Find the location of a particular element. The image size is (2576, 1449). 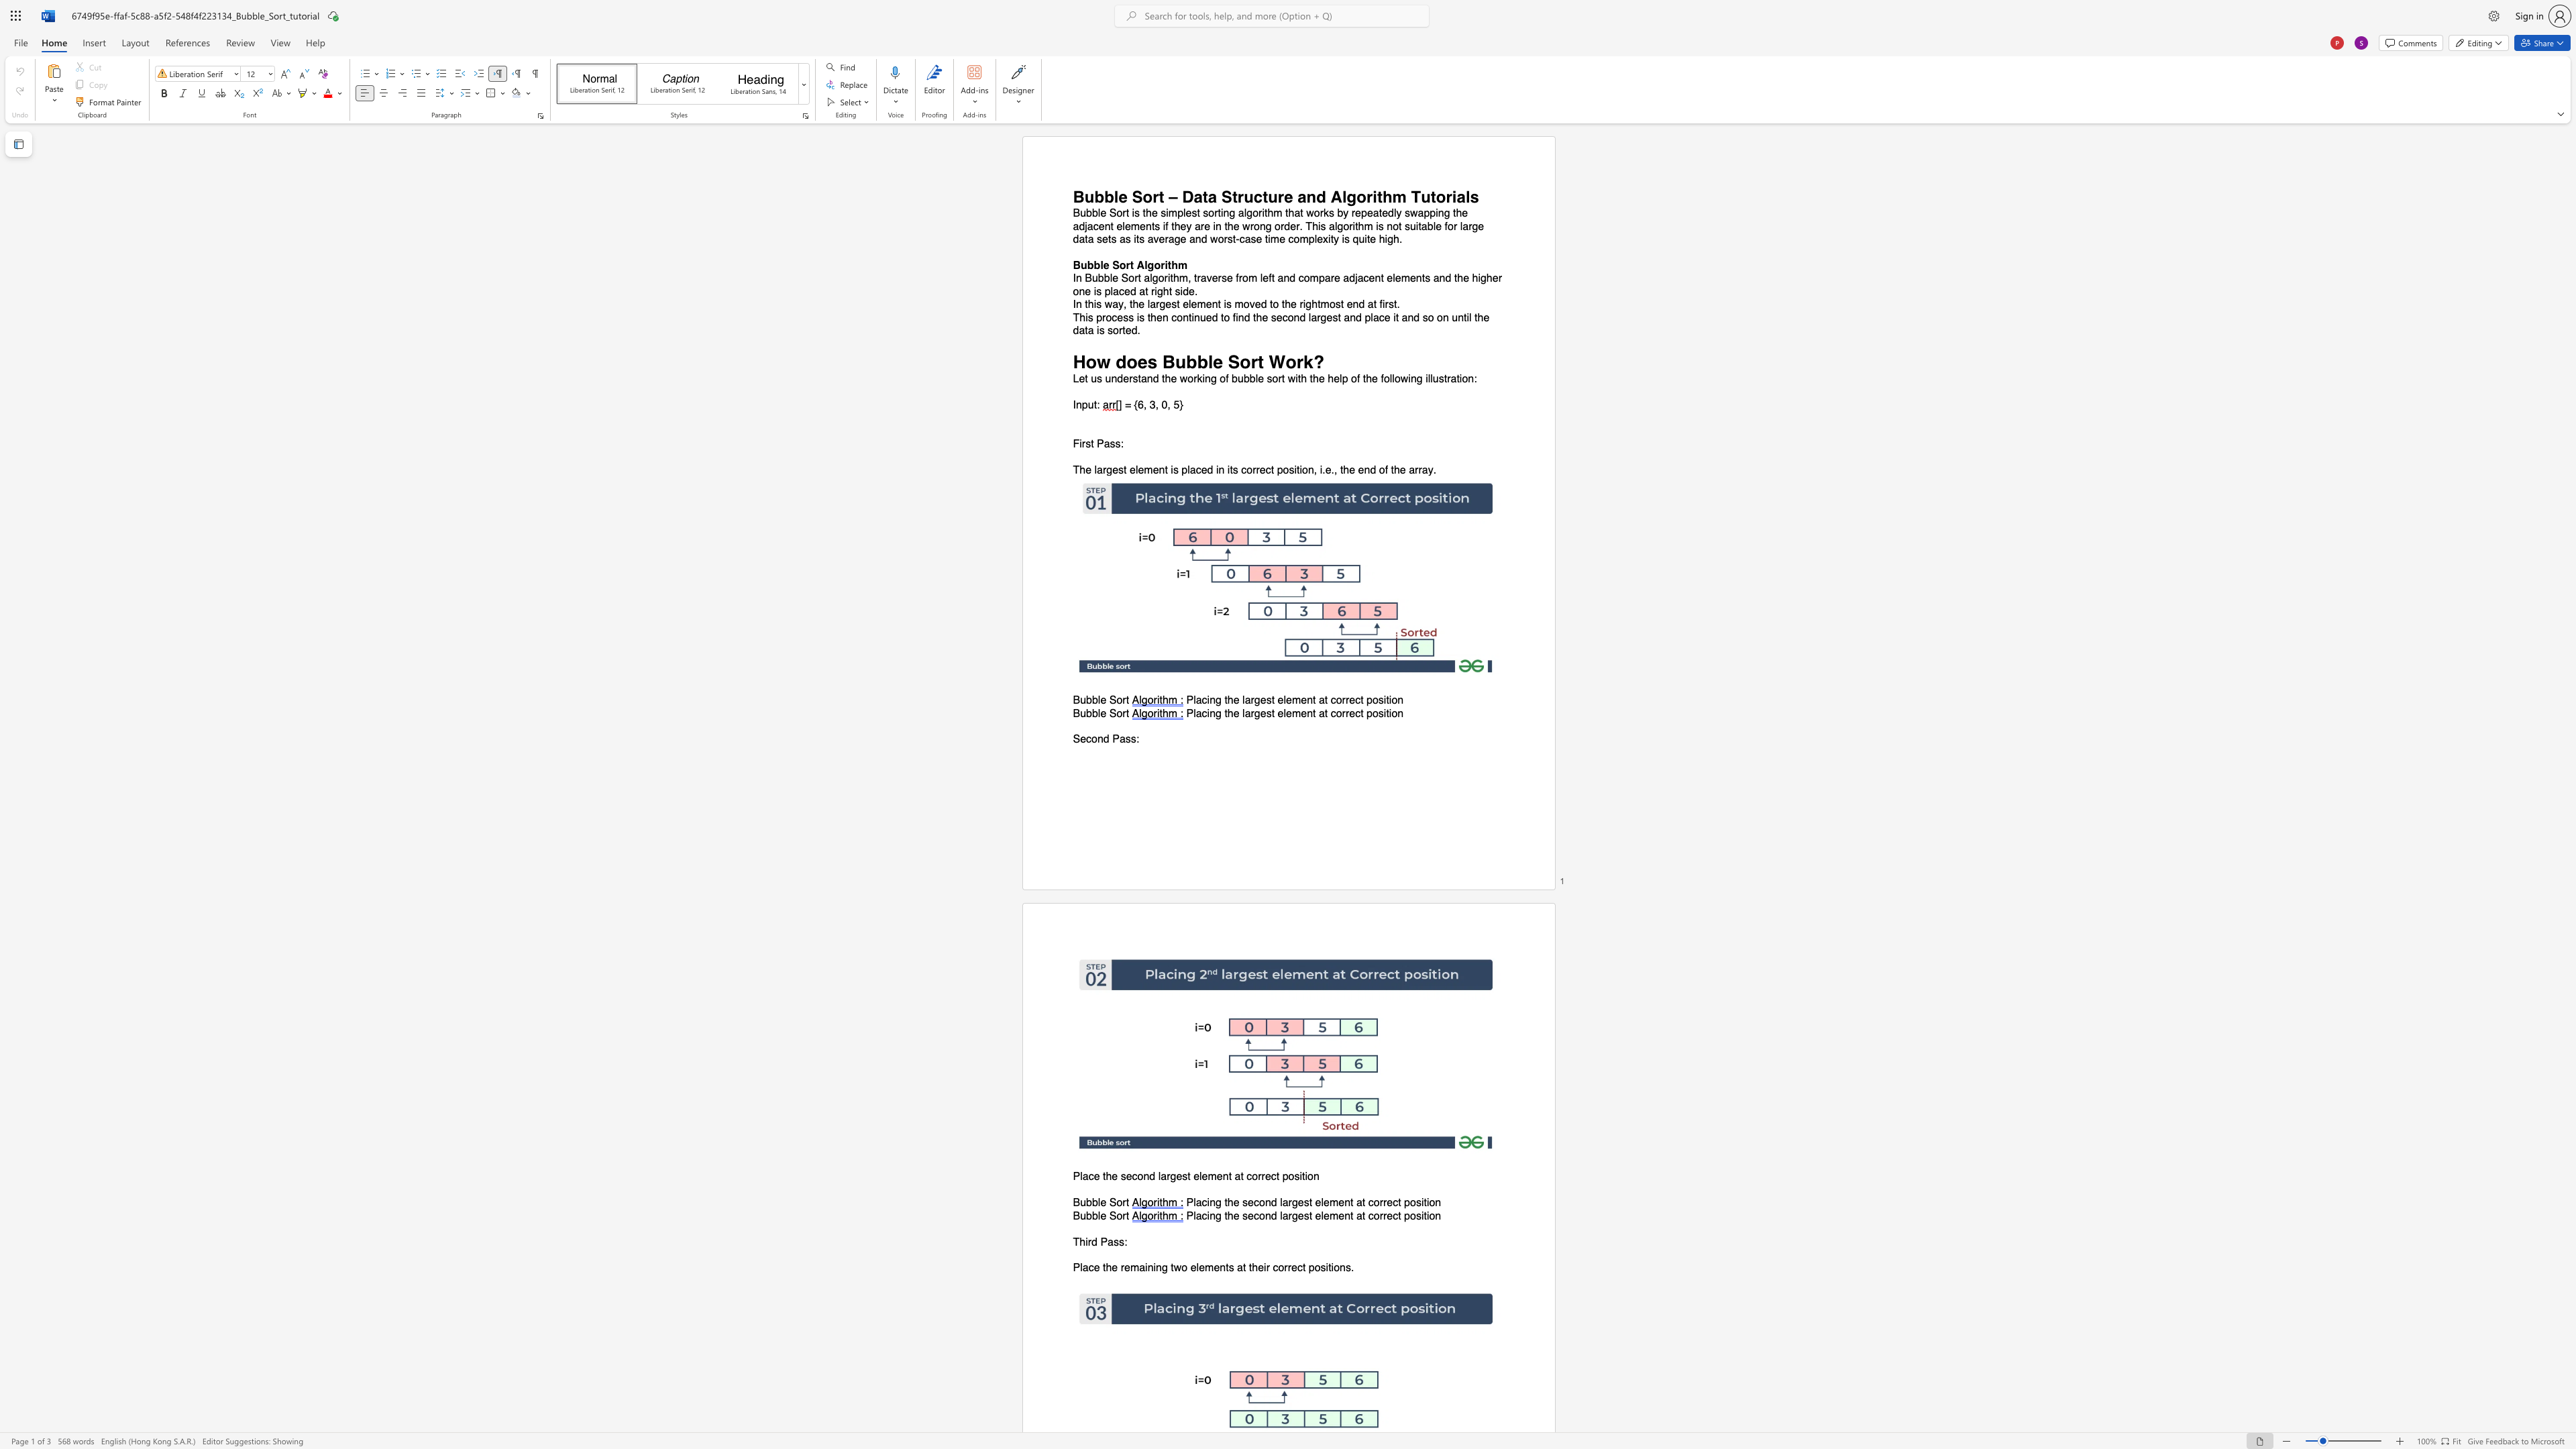

the 1th character "r" in the text is located at coordinates (1124, 1203).